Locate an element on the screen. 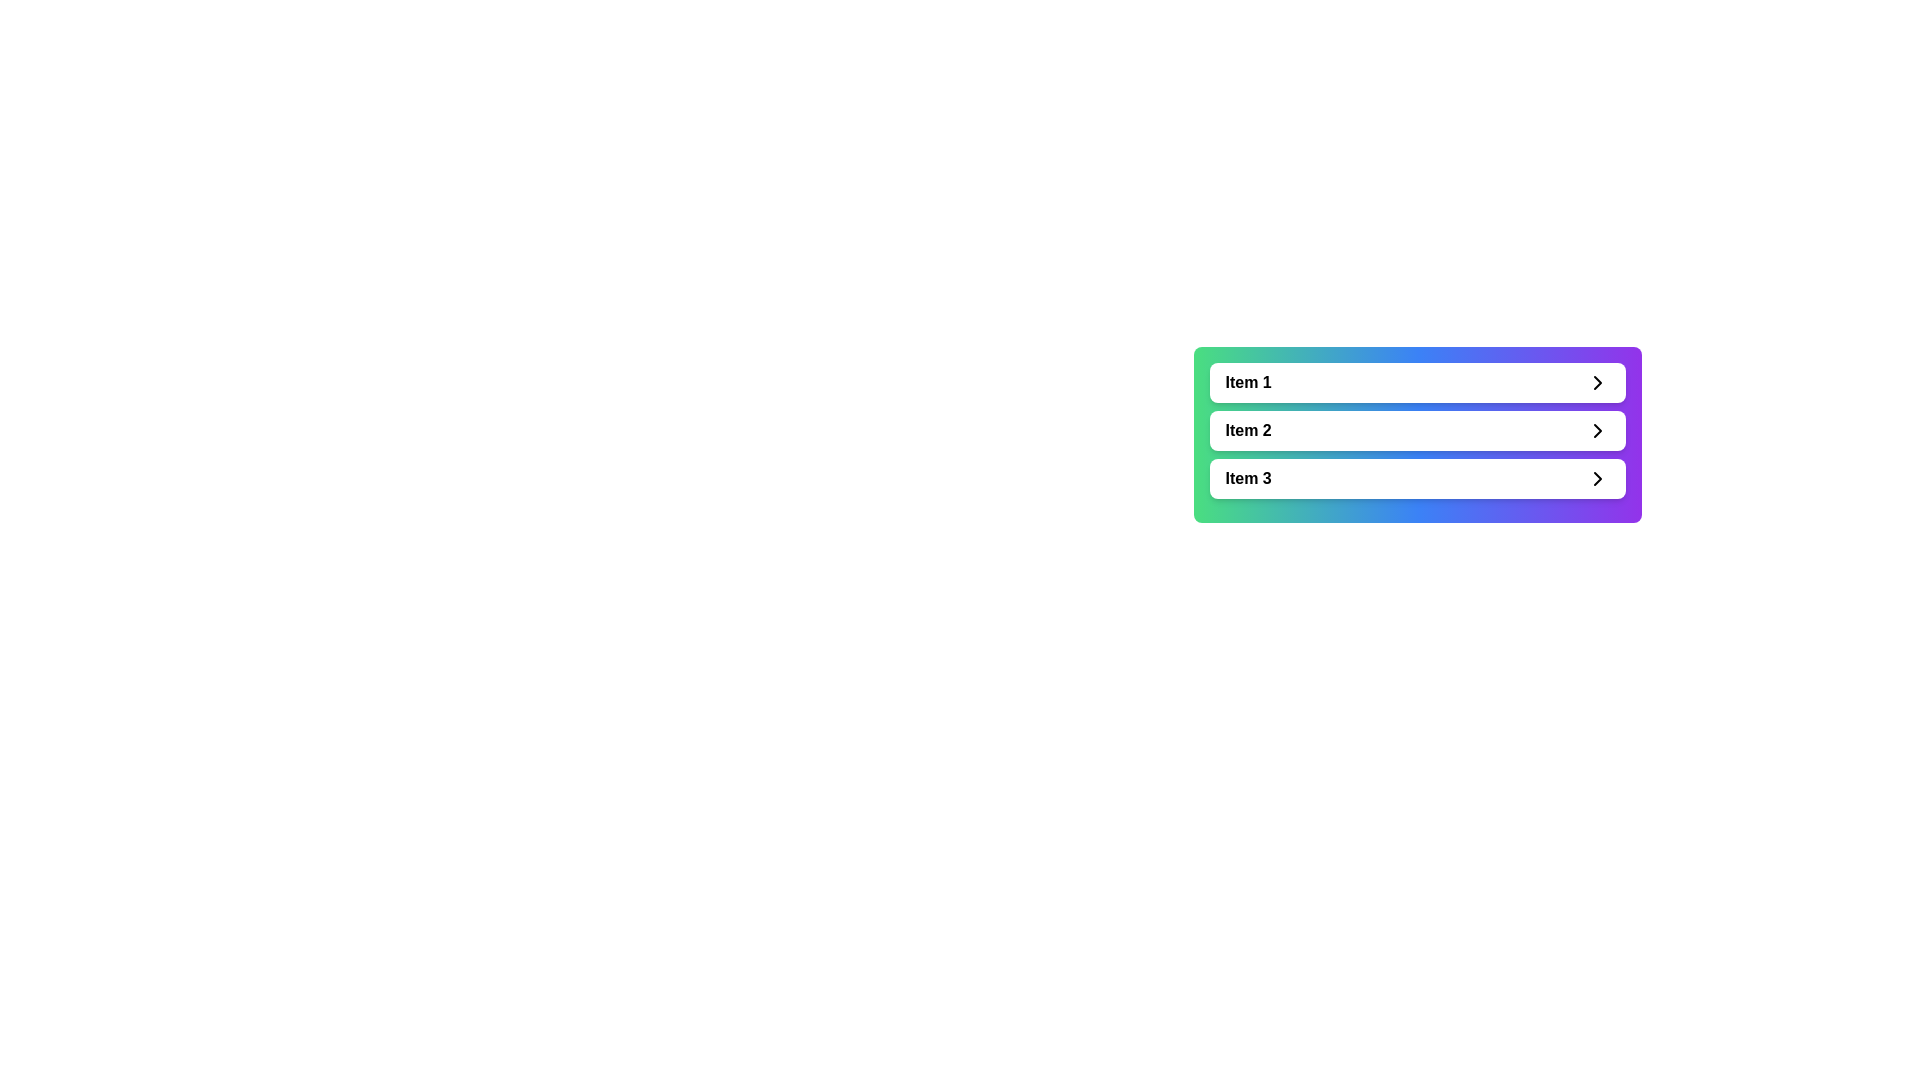 This screenshot has width=1920, height=1080. the directional indicator icon located at the right-most position of the 'Item 3' entry is located at coordinates (1596, 478).